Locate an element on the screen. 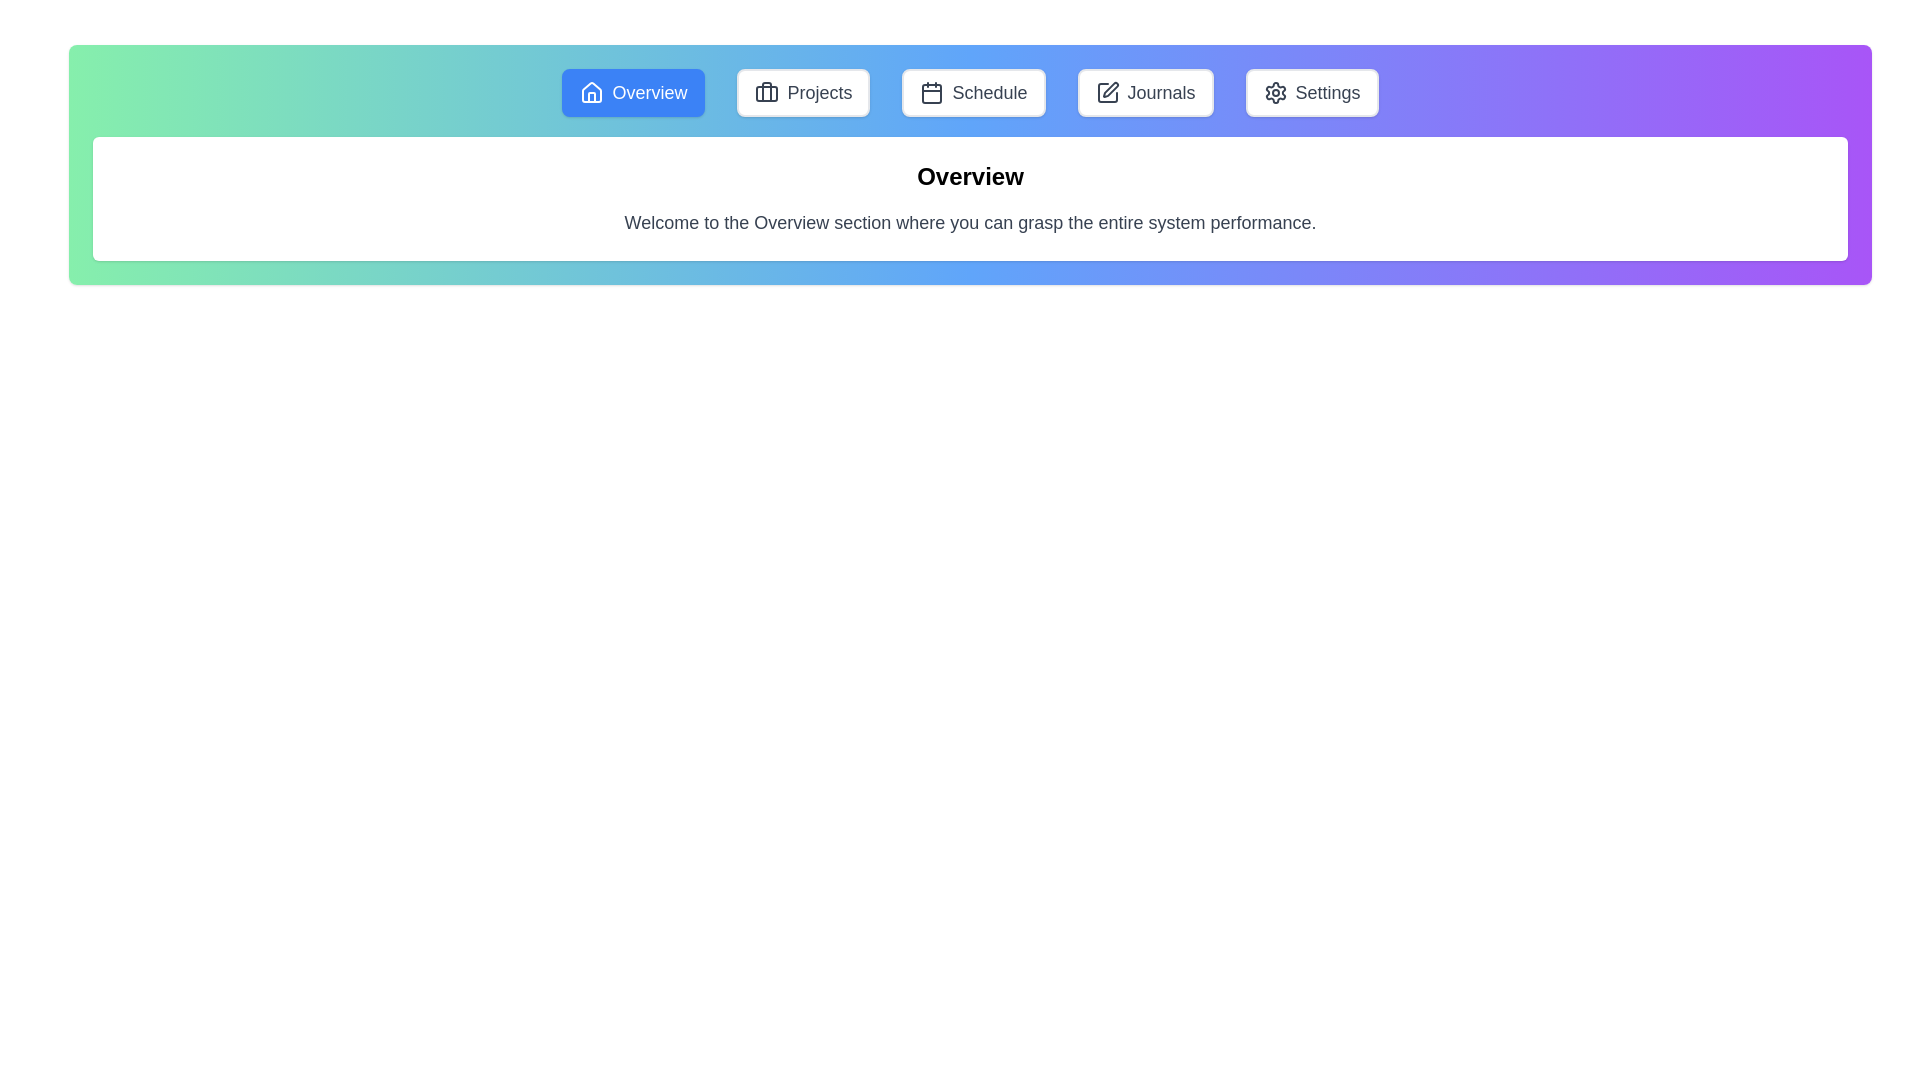 Image resolution: width=1920 pixels, height=1080 pixels. the non-interactive segment of the SVG icon representing the 'Journals' navigation option, located in the top navigation bar is located at coordinates (1106, 92).